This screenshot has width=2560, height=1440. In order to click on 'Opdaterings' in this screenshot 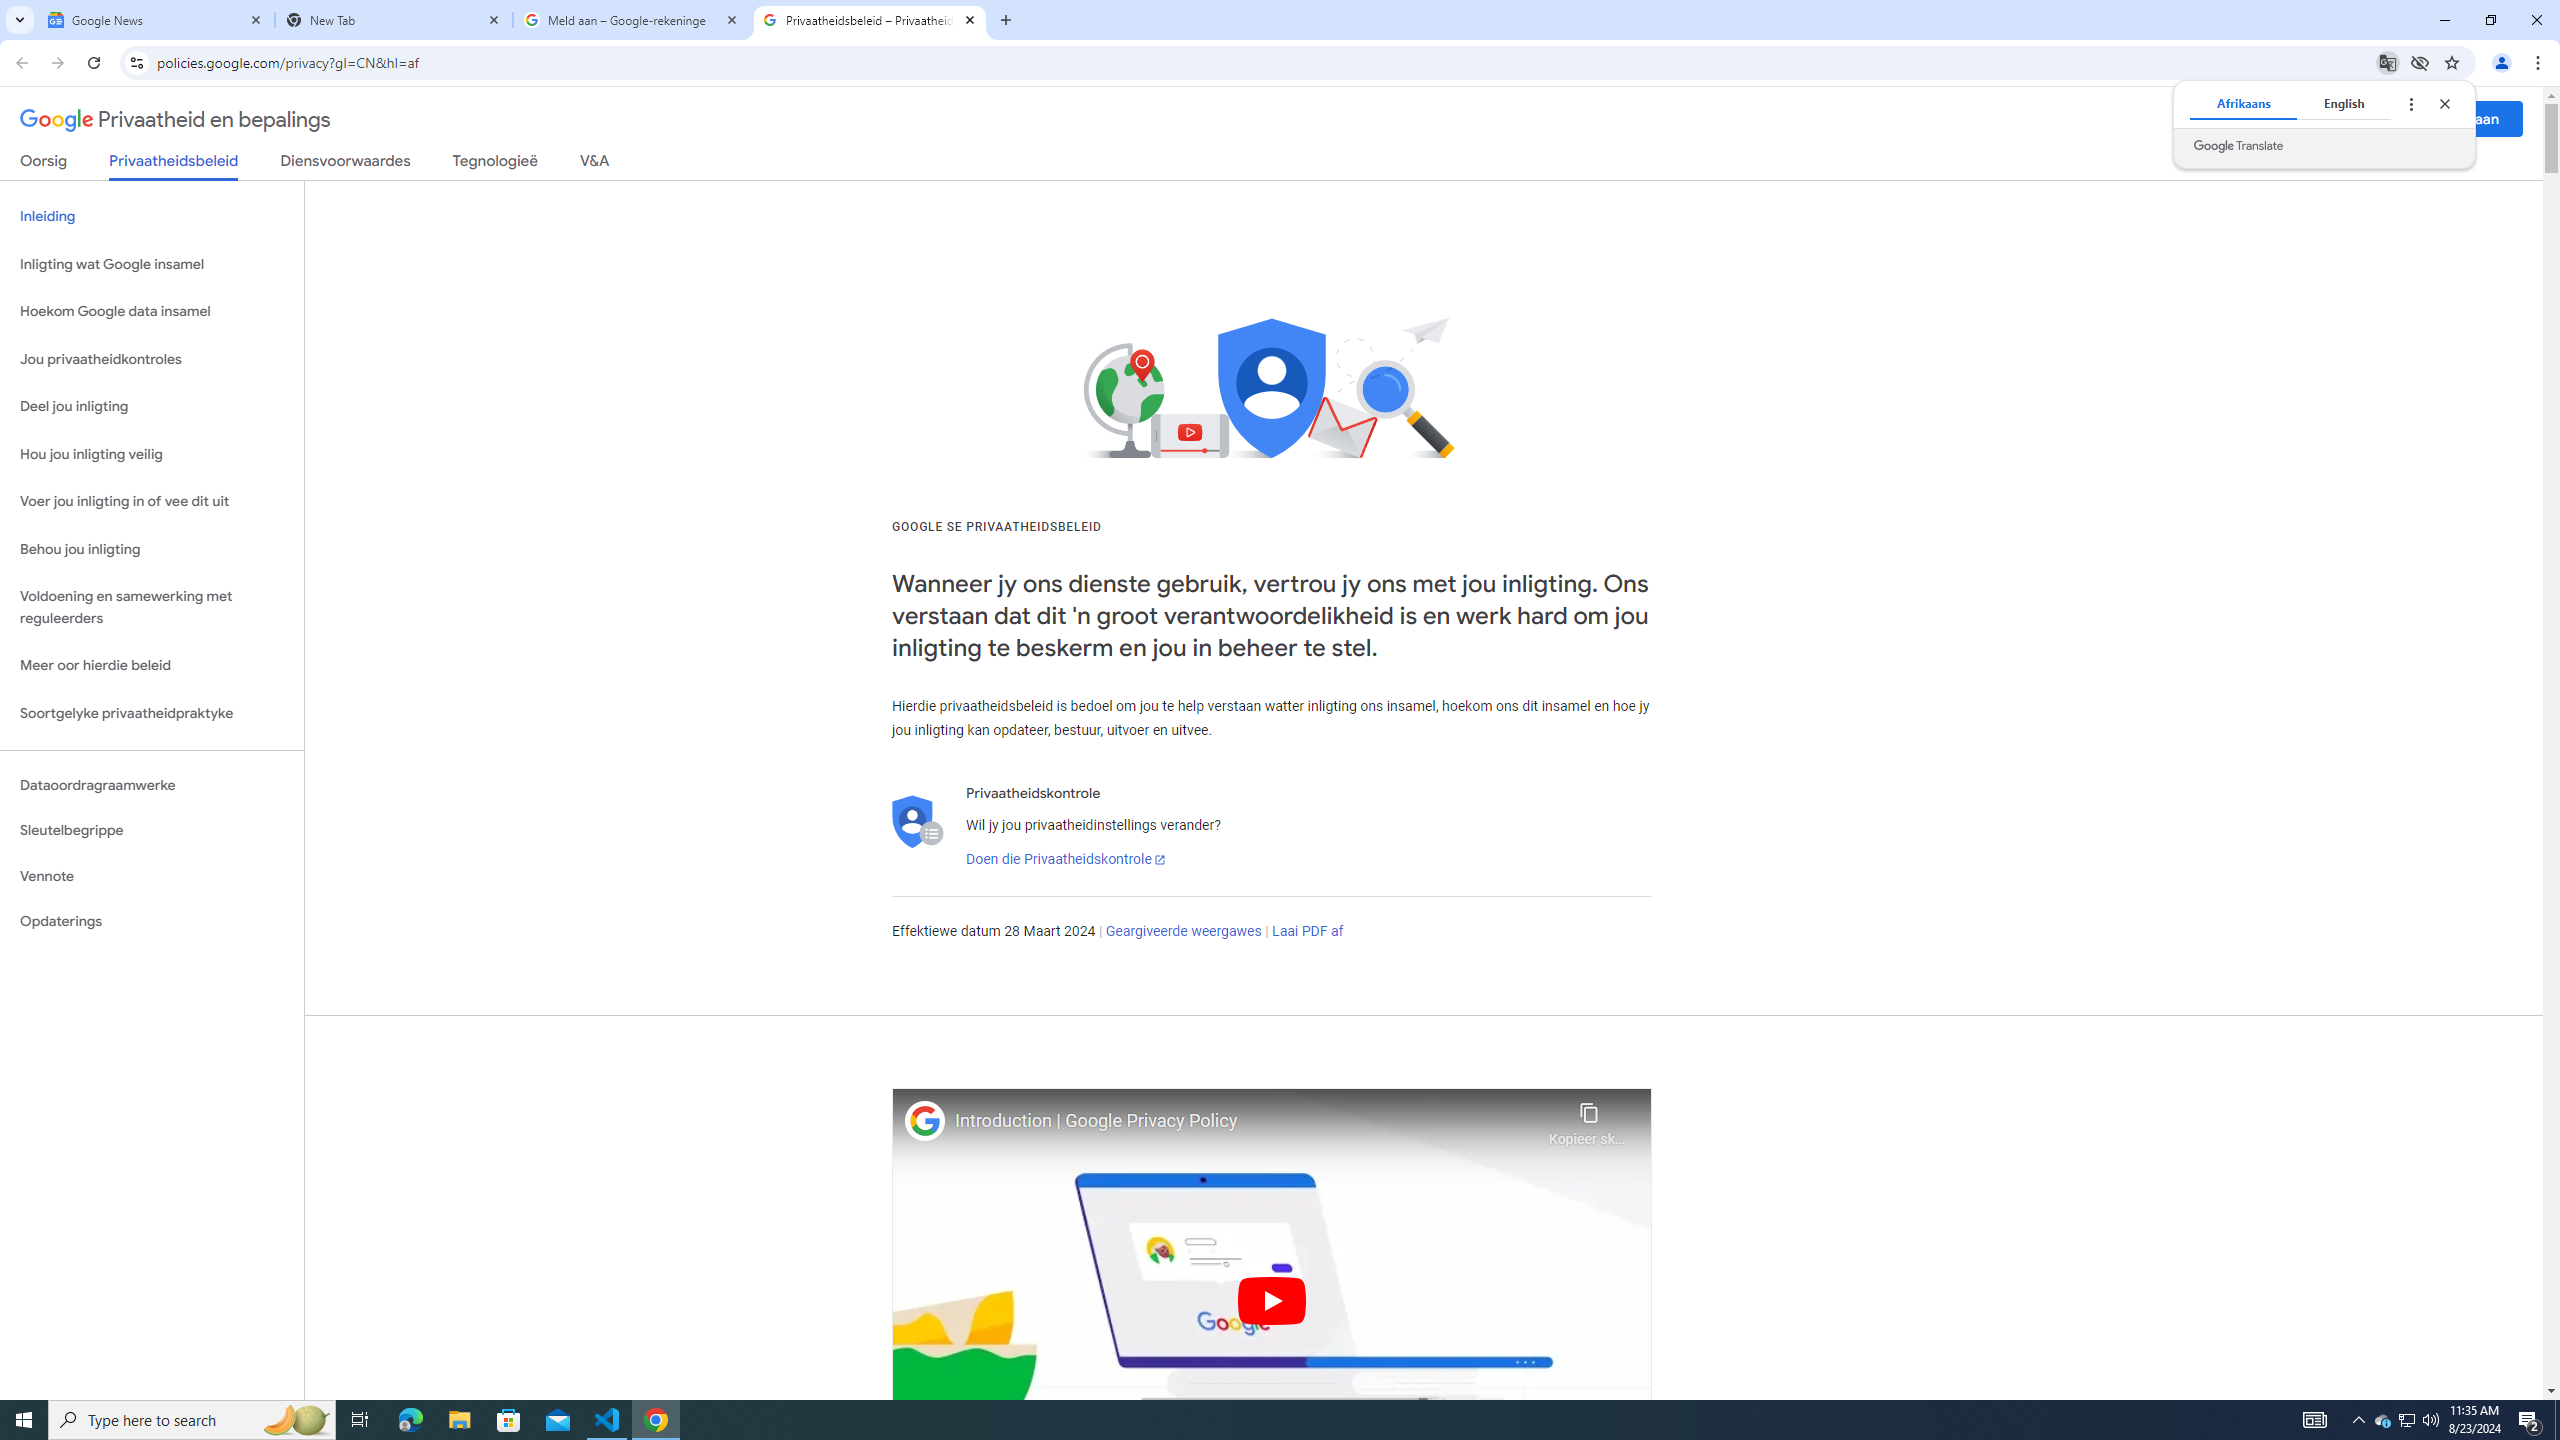, I will do `click(151, 920)`.